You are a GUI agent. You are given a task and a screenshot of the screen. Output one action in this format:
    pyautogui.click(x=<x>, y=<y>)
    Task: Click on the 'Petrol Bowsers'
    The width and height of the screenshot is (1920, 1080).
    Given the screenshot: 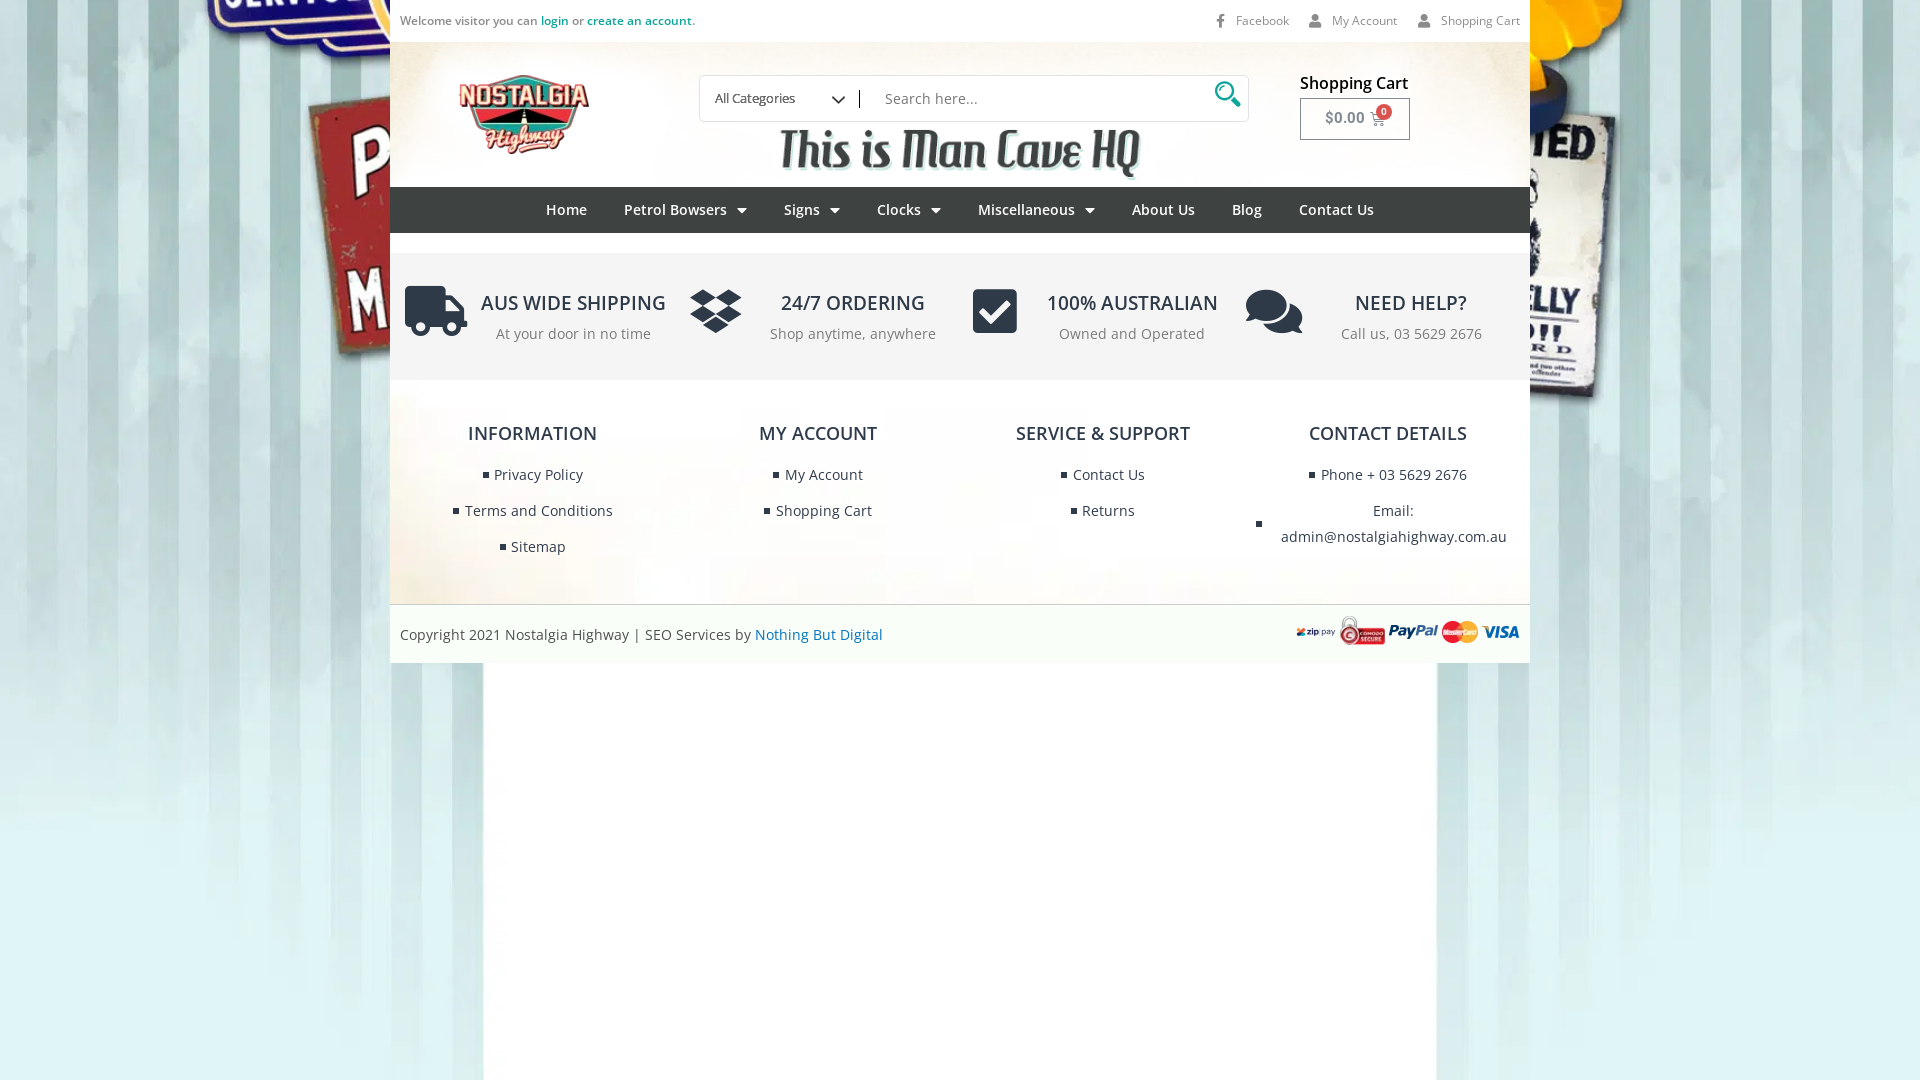 What is the action you would take?
    pyautogui.click(x=685, y=209)
    